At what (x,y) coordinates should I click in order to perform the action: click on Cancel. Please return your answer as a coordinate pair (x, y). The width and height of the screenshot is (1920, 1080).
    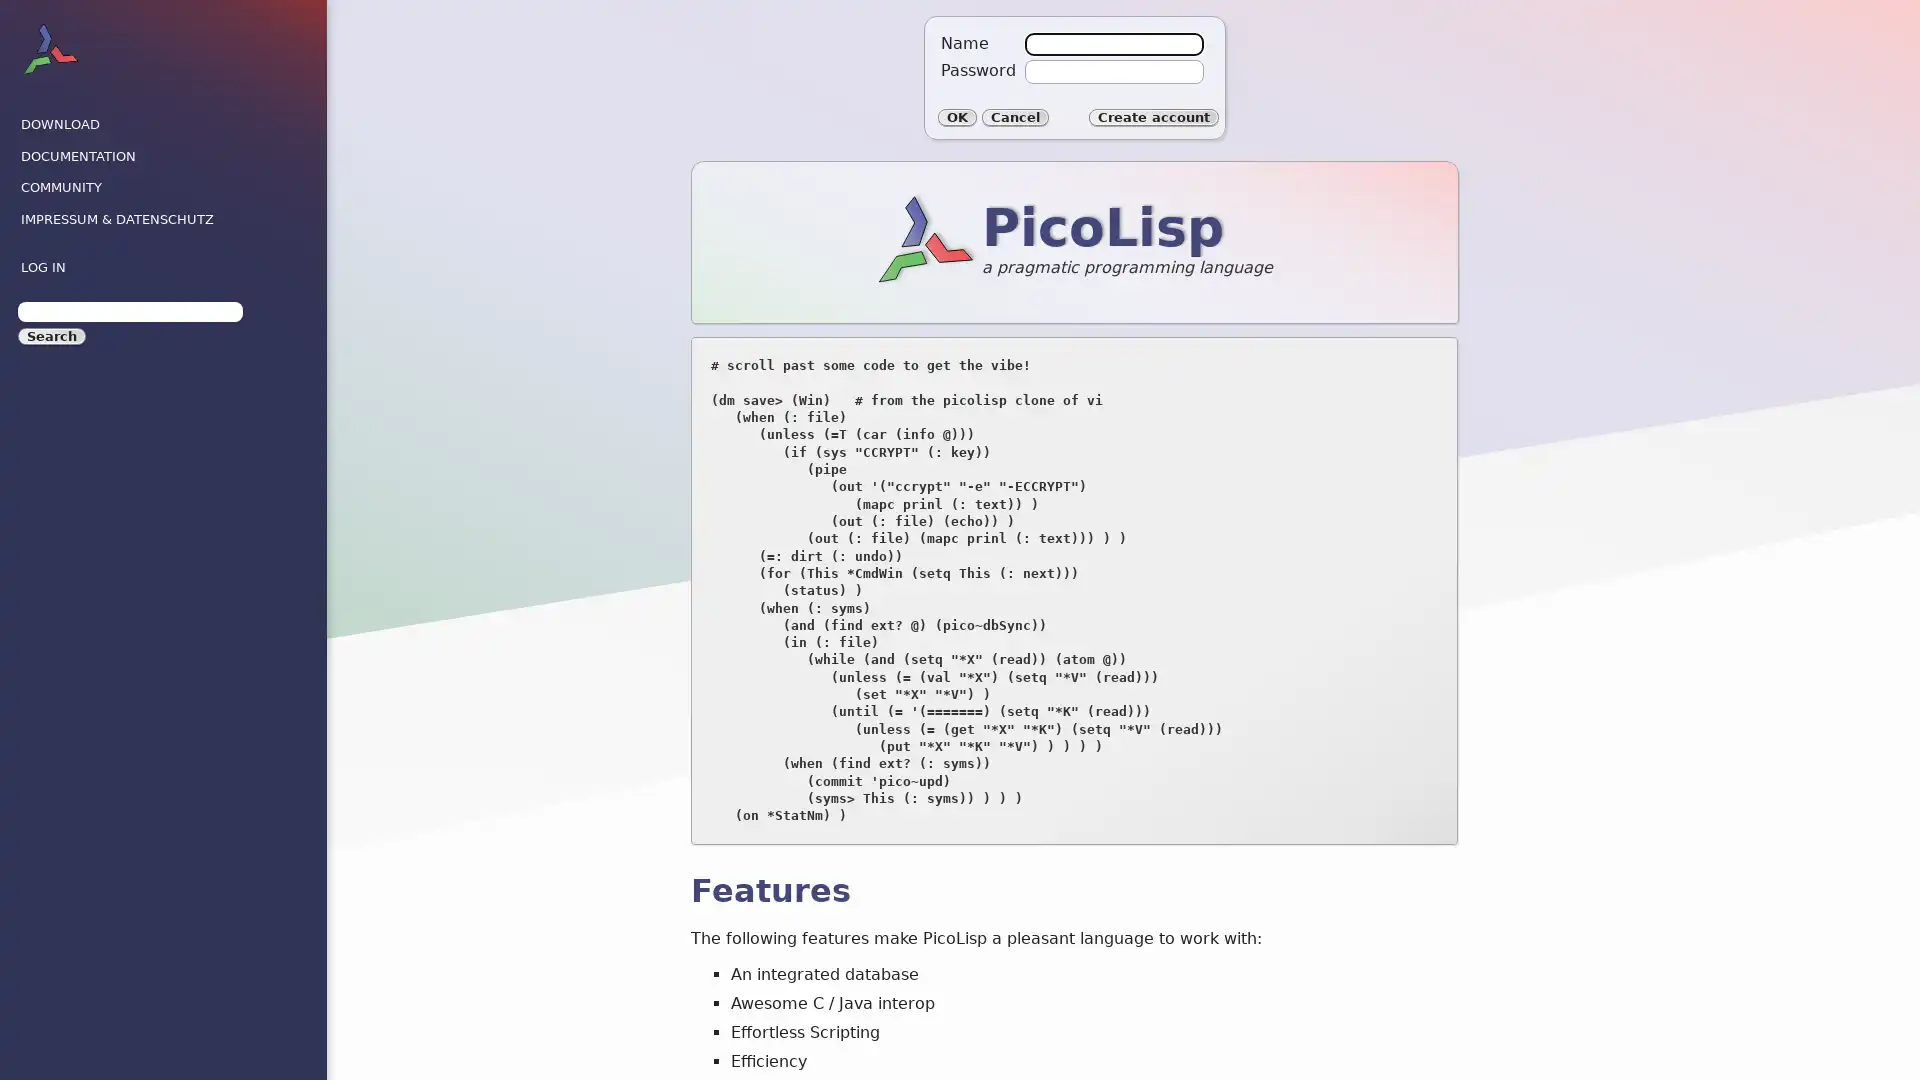
    Looking at the image, I should click on (1014, 117).